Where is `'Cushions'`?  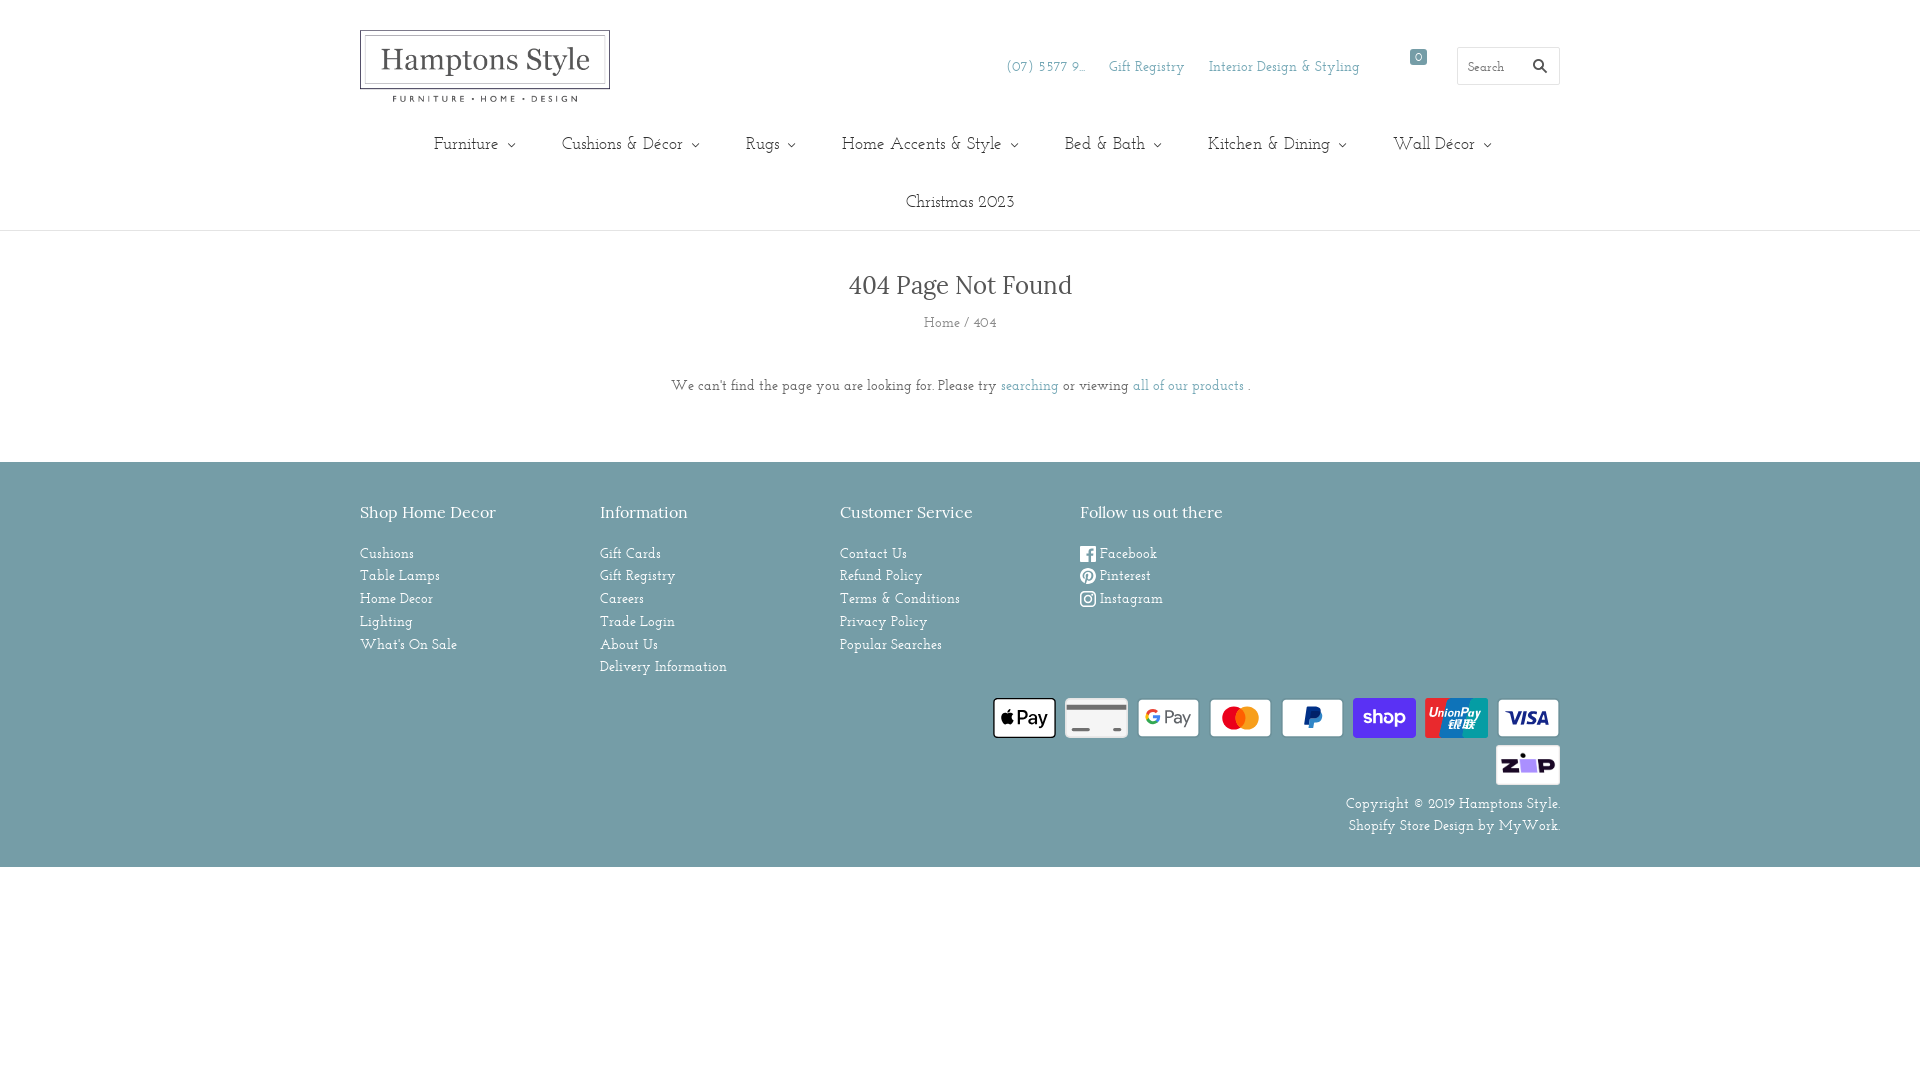
'Cushions' is located at coordinates (387, 552).